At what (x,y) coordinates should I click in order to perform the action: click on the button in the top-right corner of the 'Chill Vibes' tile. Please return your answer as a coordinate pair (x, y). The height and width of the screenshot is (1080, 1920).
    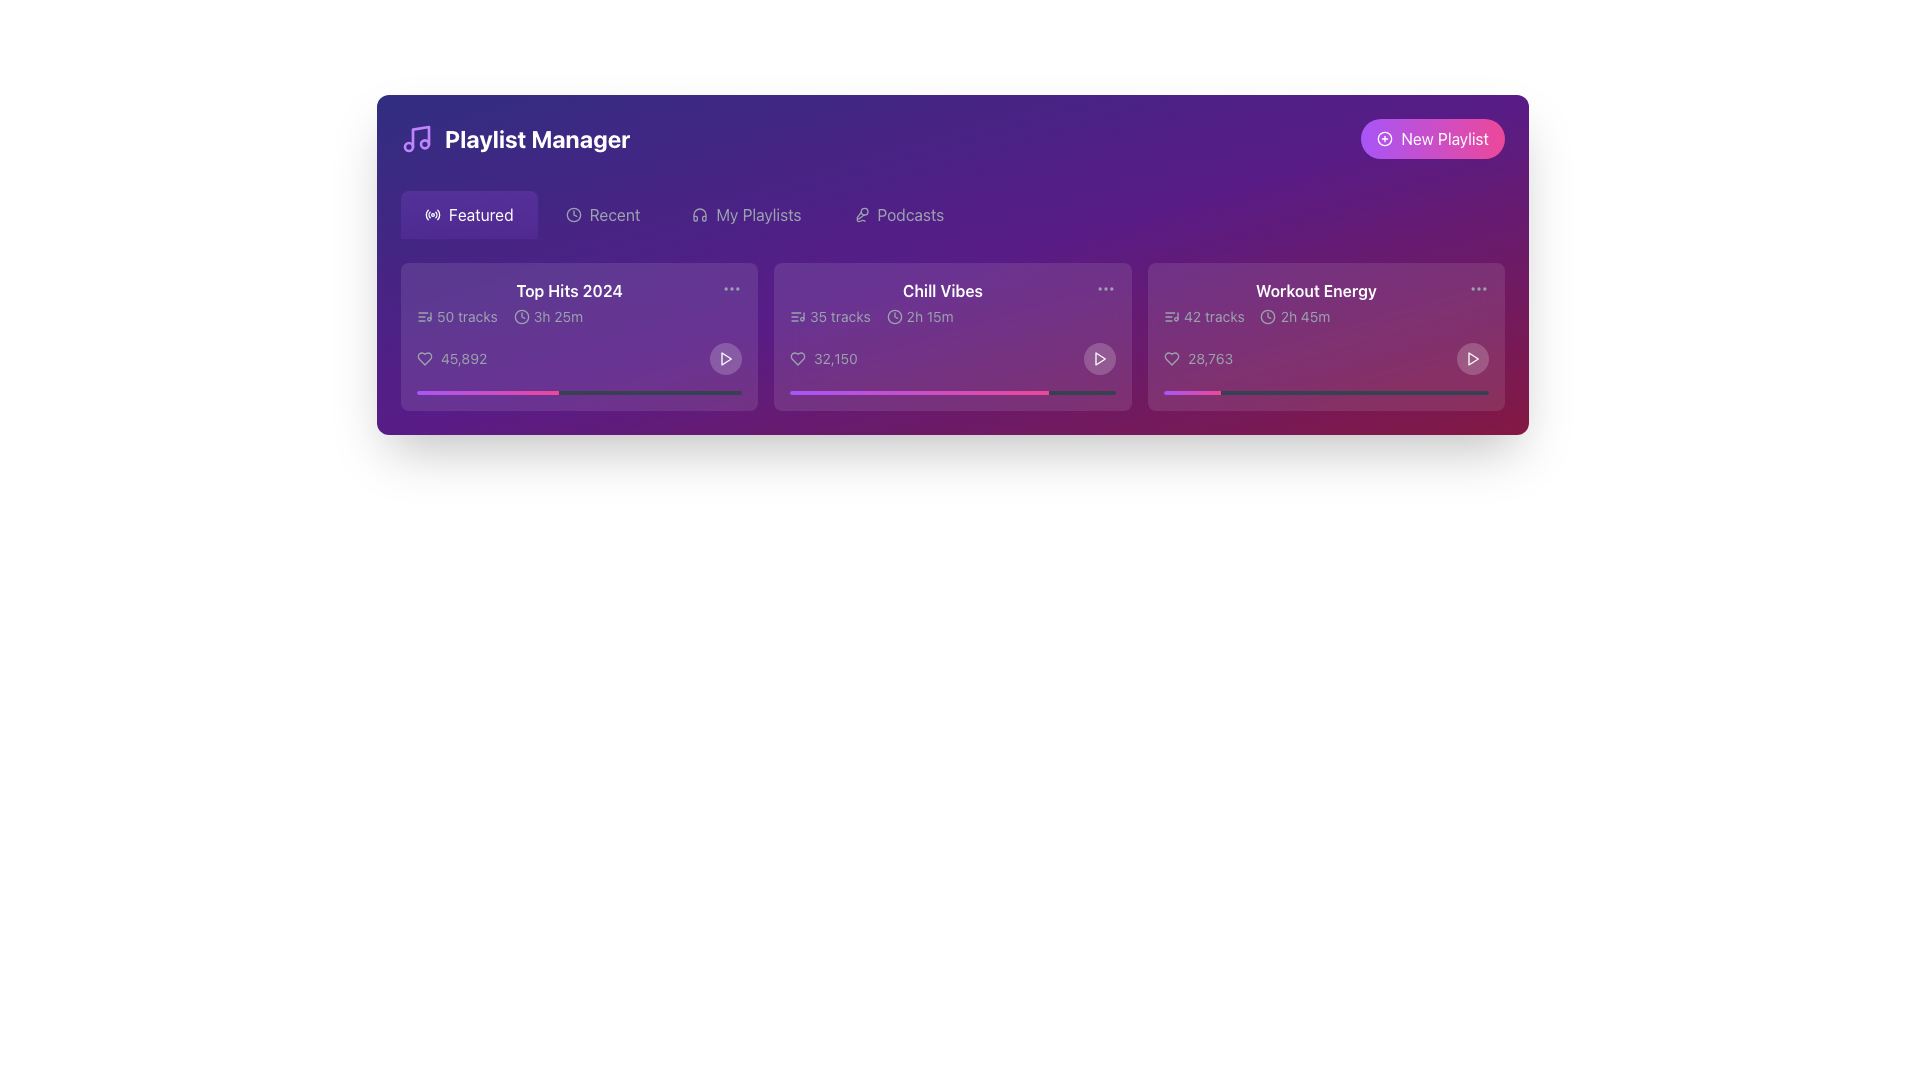
    Looking at the image, I should click on (1104, 289).